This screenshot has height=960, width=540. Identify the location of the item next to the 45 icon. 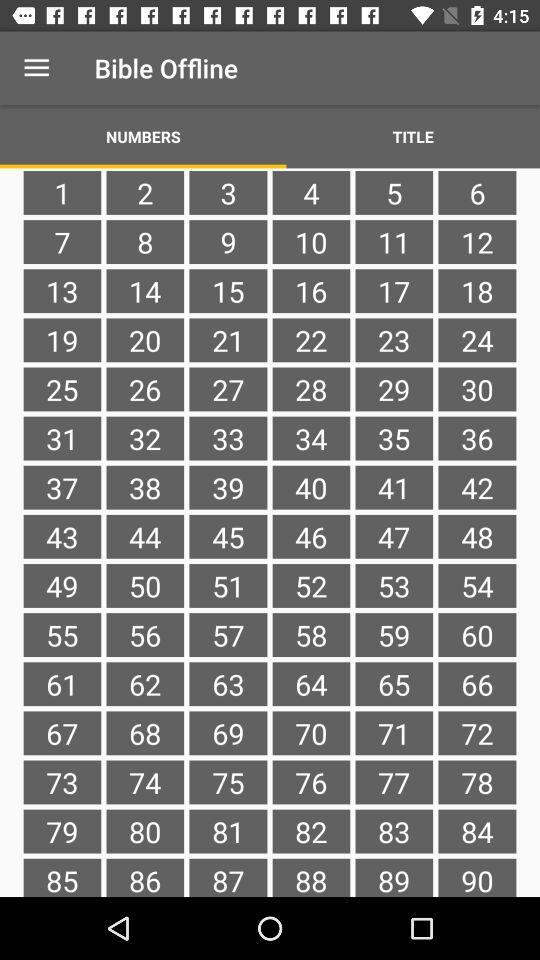
(144, 585).